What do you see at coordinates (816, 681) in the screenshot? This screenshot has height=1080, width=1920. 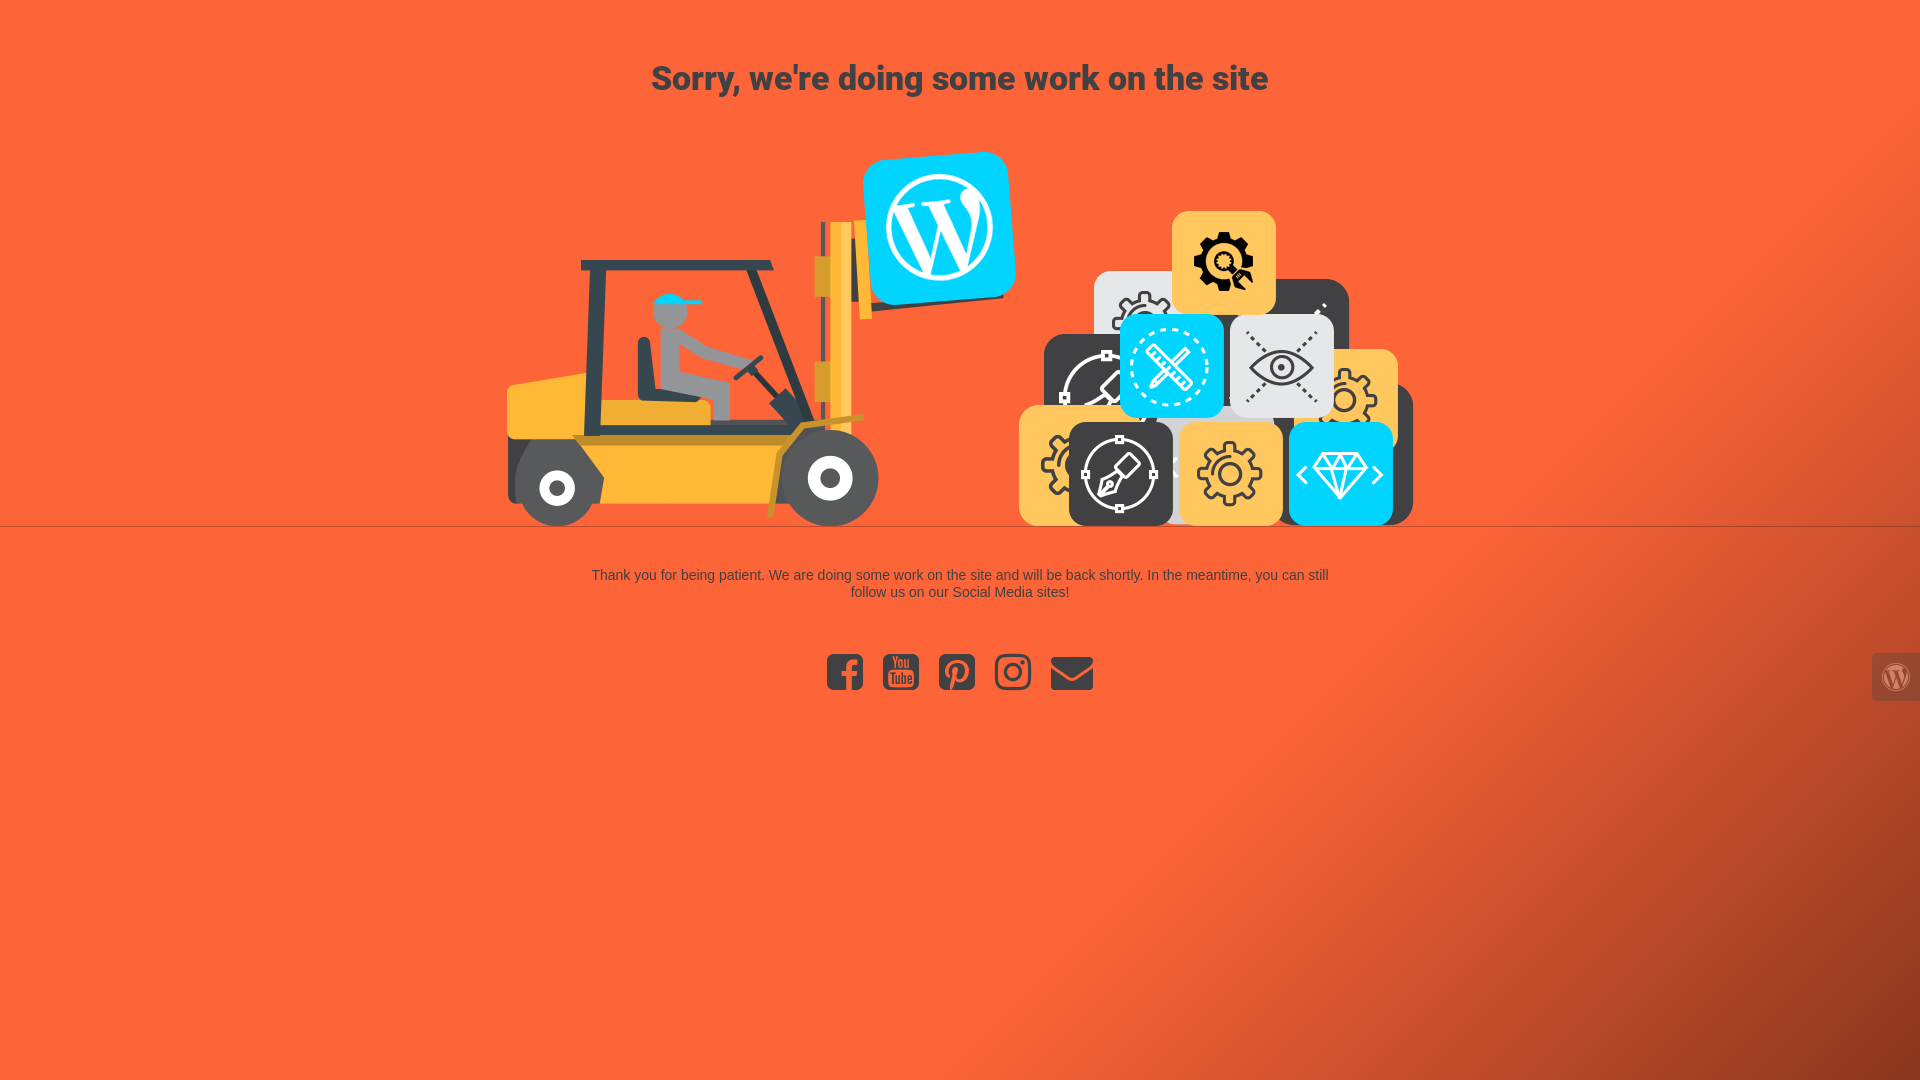 I see `'Facebook'` at bounding box center [816, 681].